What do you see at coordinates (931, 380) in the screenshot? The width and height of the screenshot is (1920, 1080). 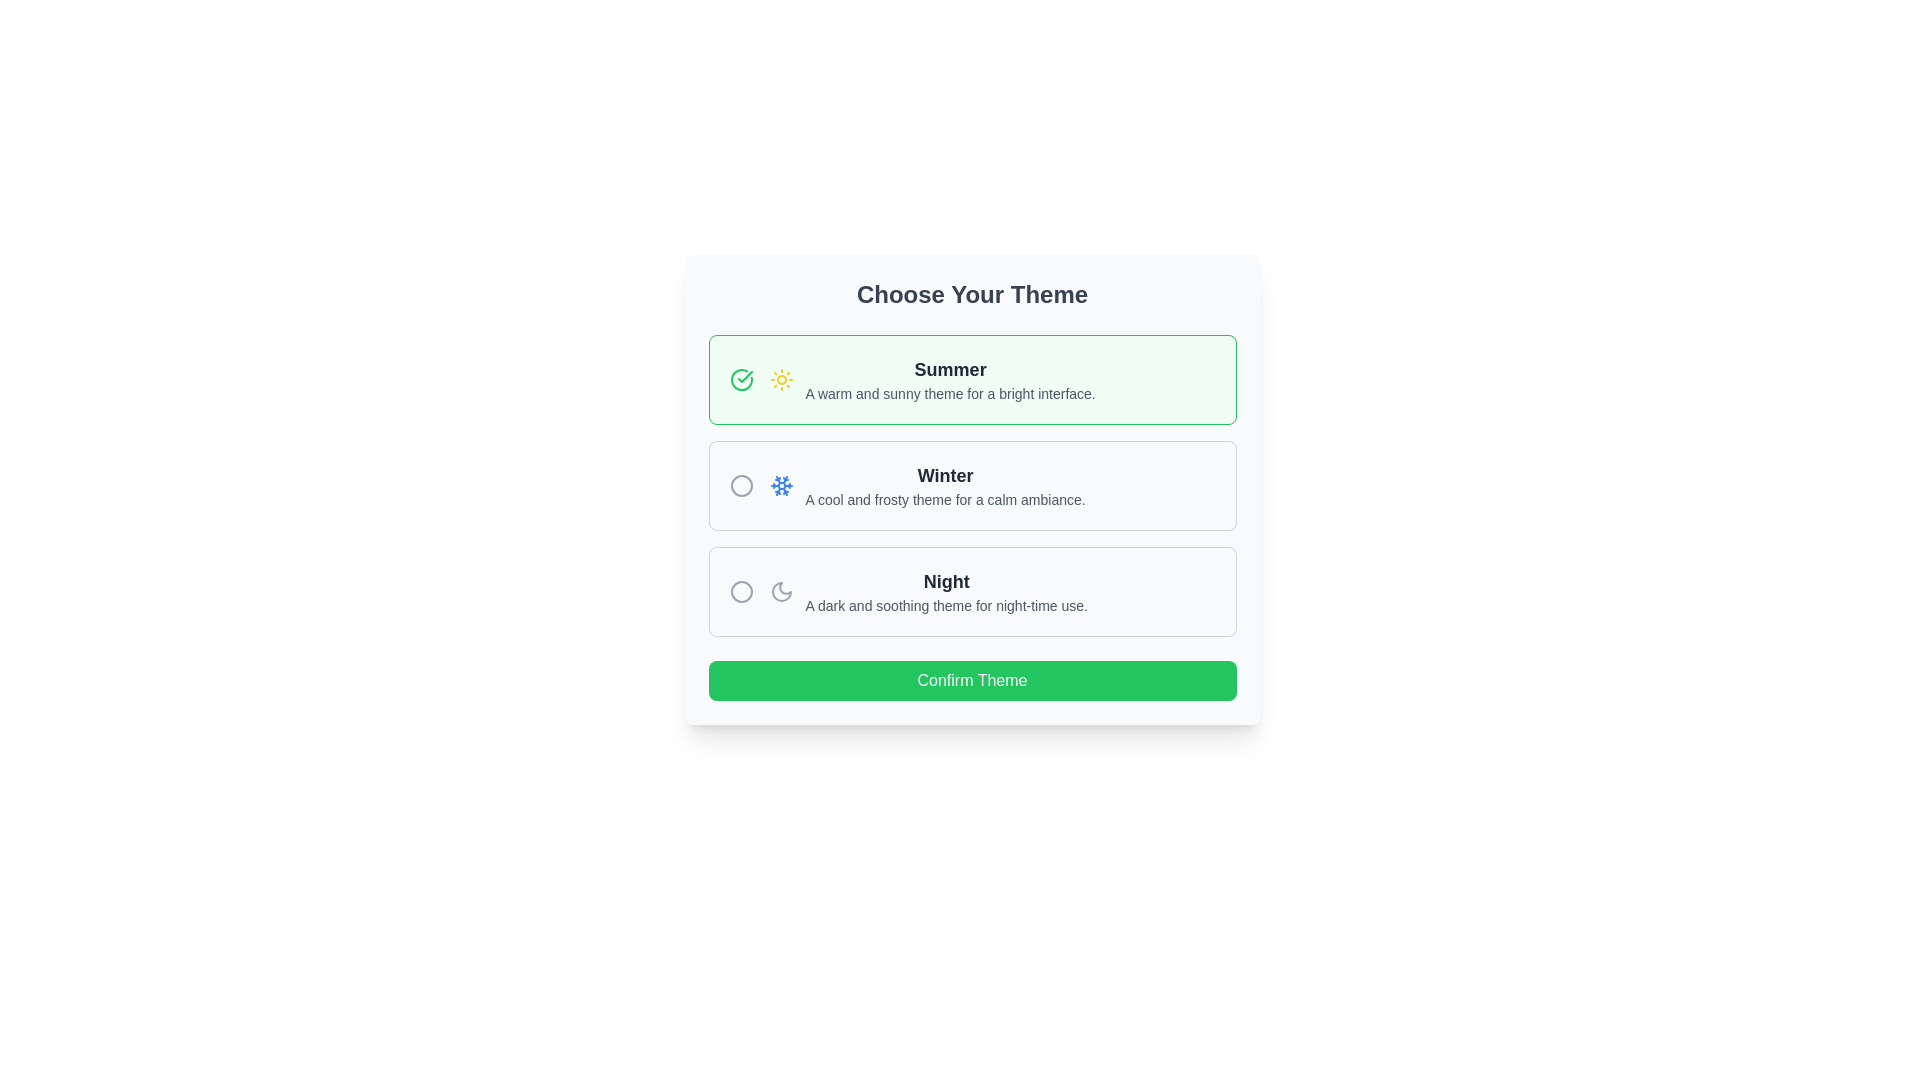 I see `text in the descriptive option for the 'Summer' theme located in the selectable card with a green border, positioned just below the heading 'Choose Your Theme'` at bounding box center [931, 380].